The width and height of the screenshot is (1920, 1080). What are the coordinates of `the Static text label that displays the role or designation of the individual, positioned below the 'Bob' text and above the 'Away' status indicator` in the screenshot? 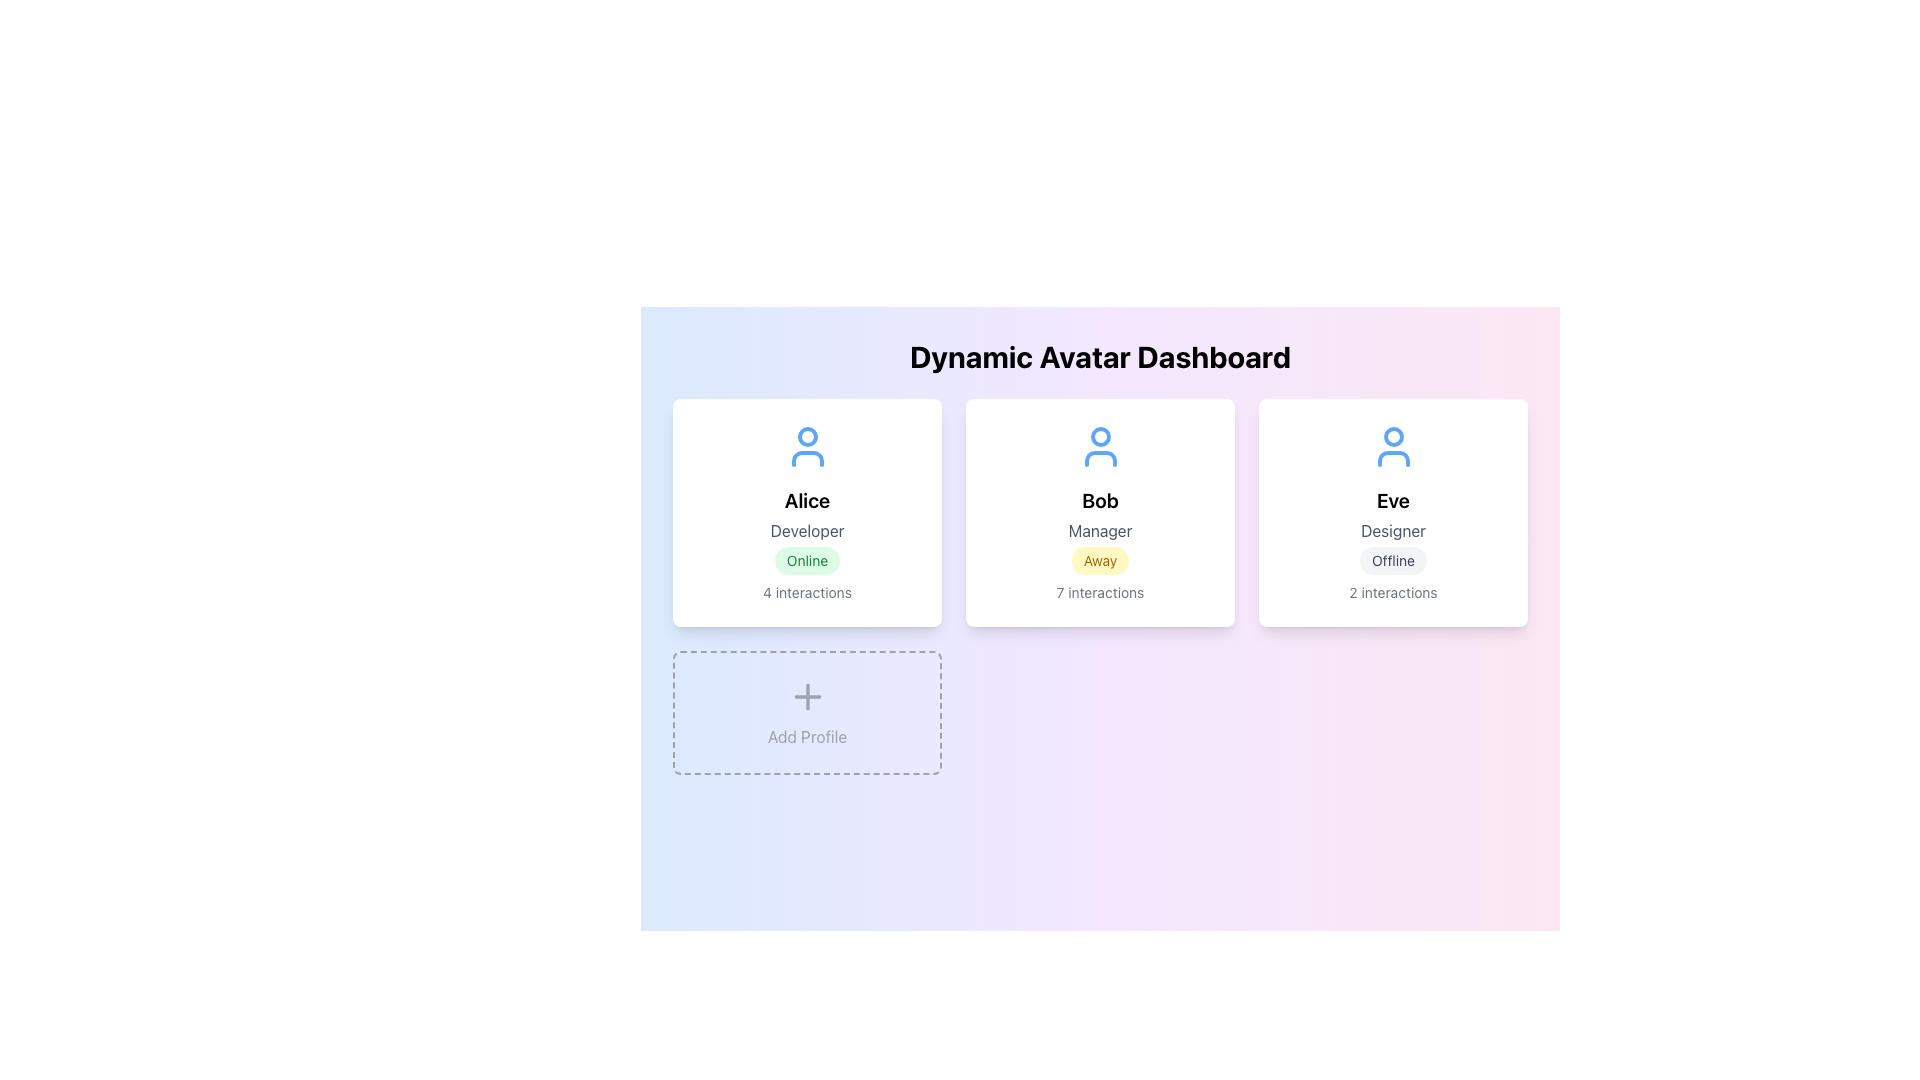 It's located at (1099, 530).